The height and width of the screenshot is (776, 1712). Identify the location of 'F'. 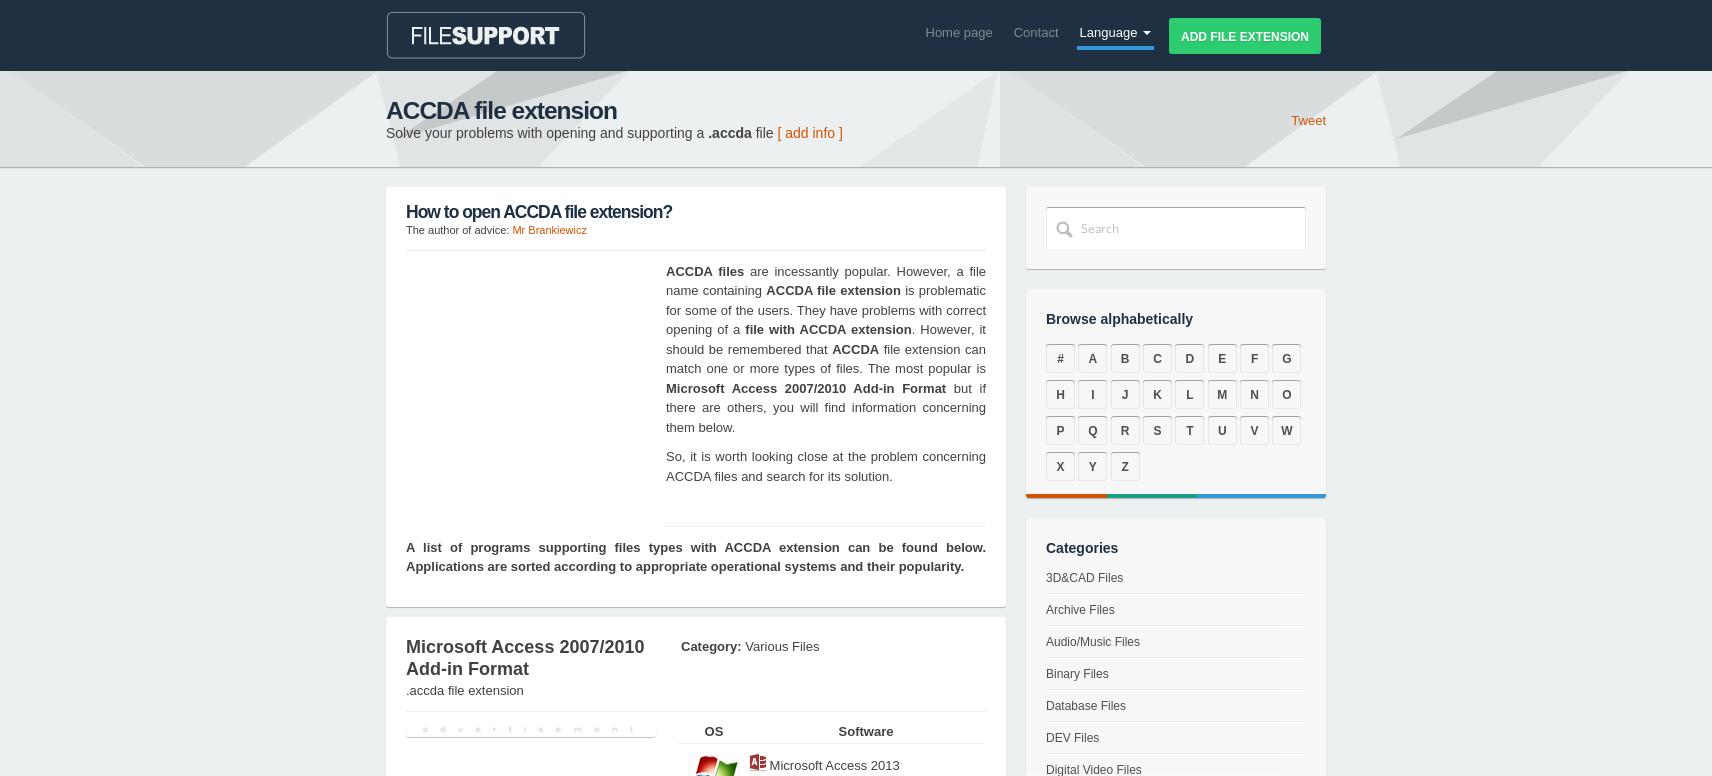
(1254, 357).